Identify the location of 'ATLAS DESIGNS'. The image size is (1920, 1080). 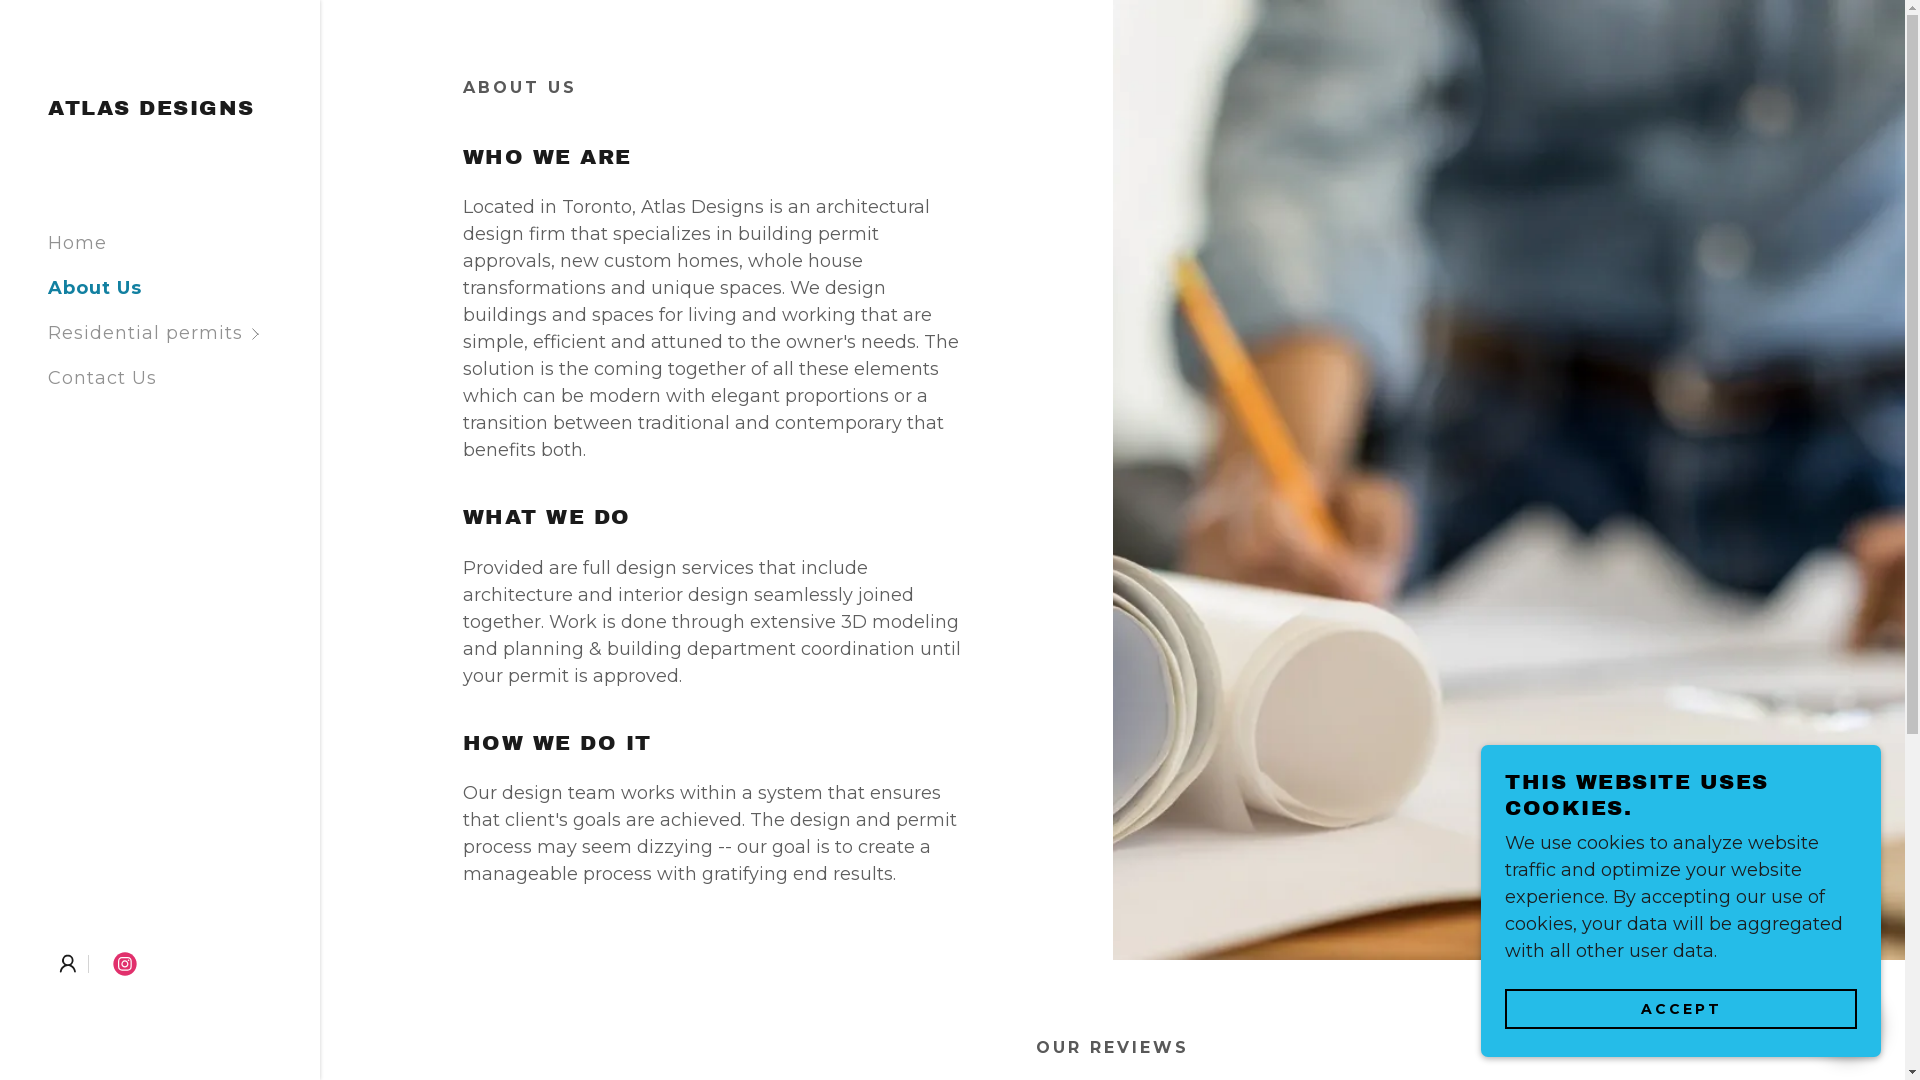
(150, 108).